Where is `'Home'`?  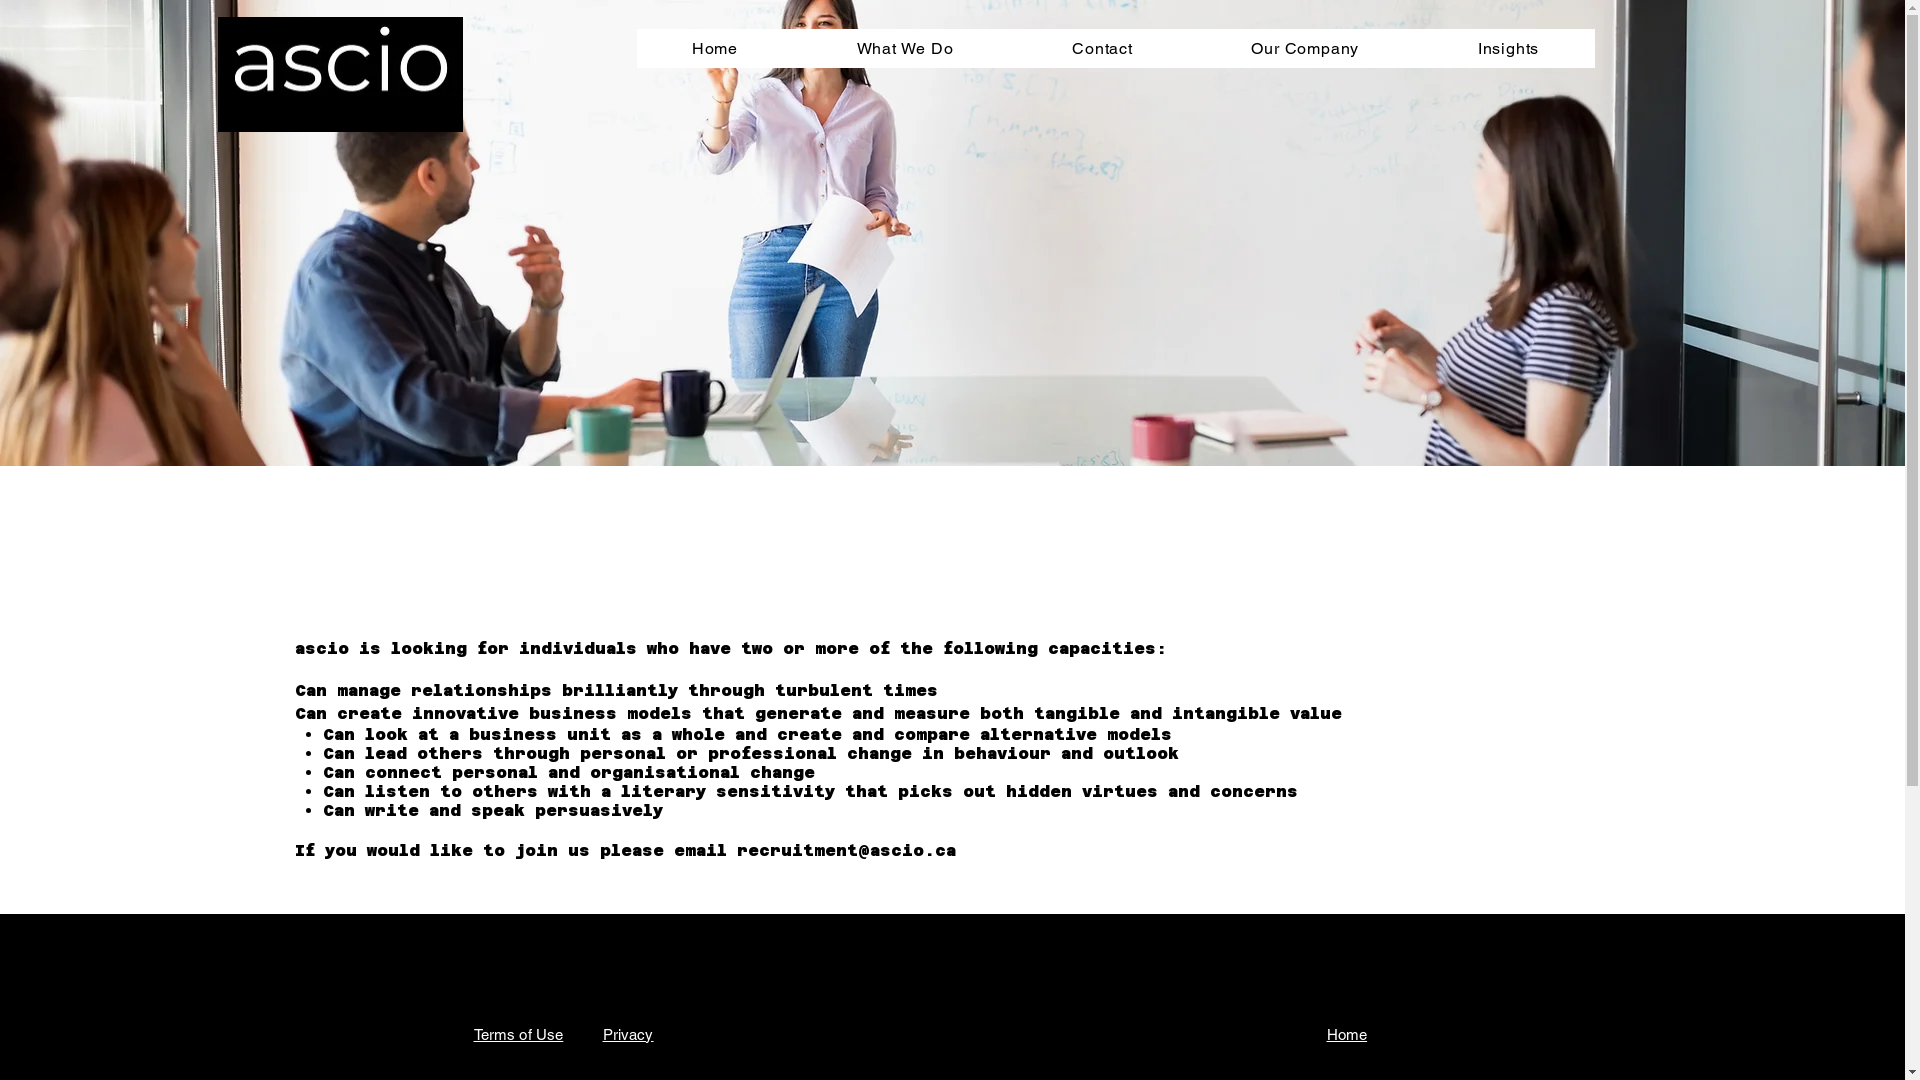
'Home' is located at coordinates (1346, 1034).